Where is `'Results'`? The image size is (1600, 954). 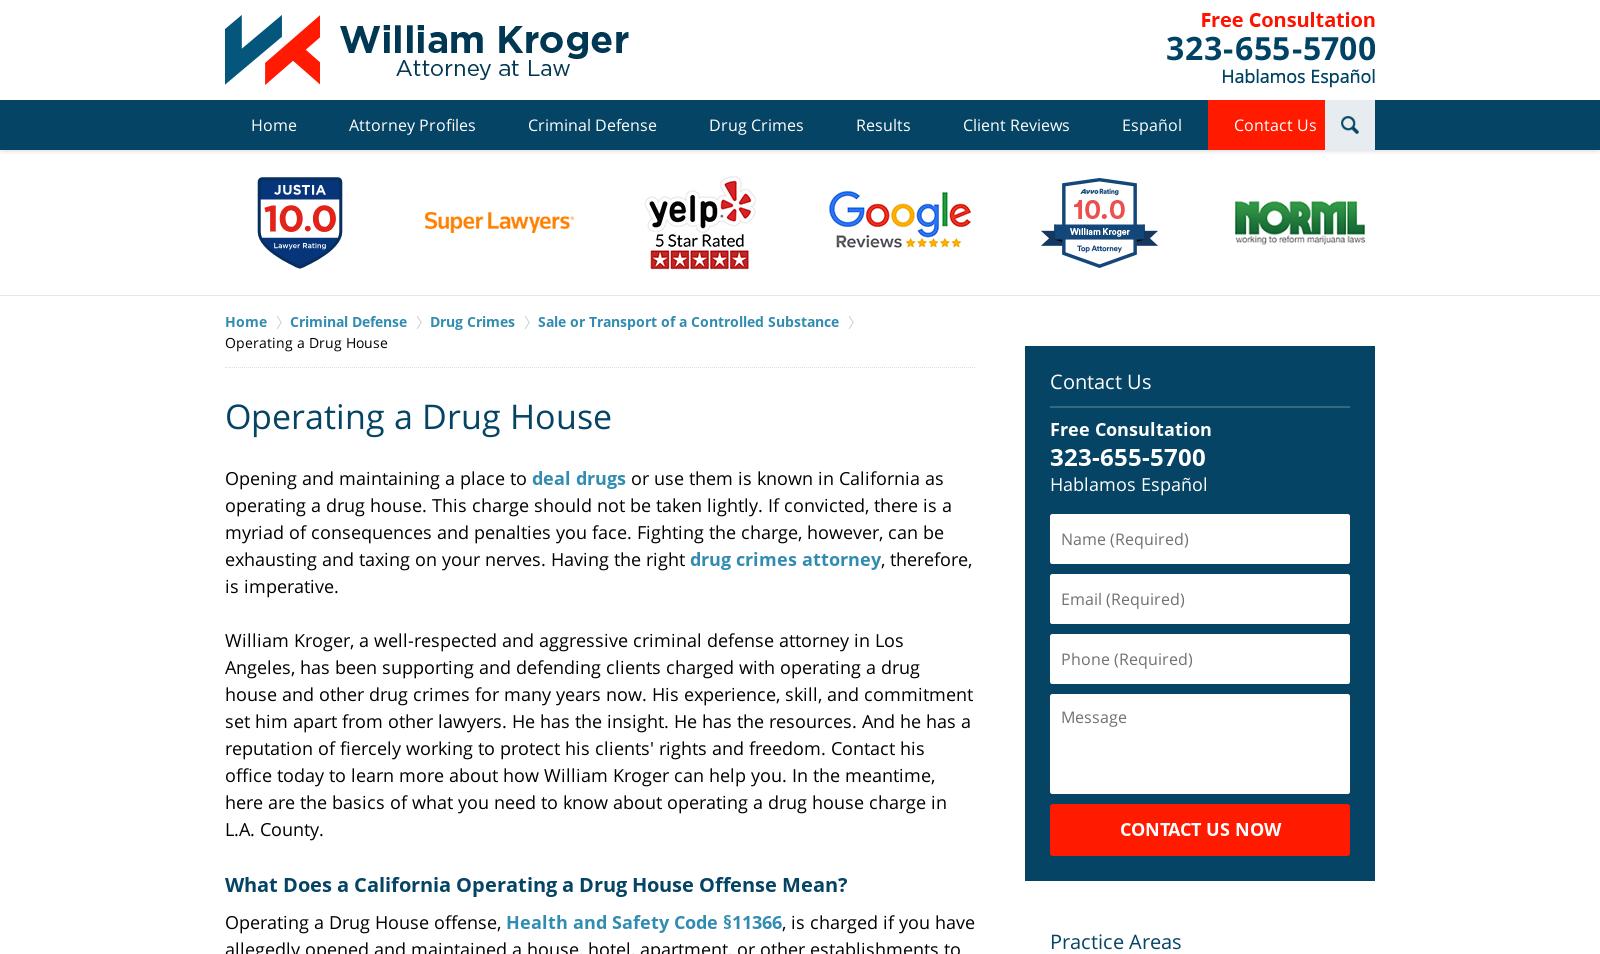 'Results' is located at coordinates (882, 123).